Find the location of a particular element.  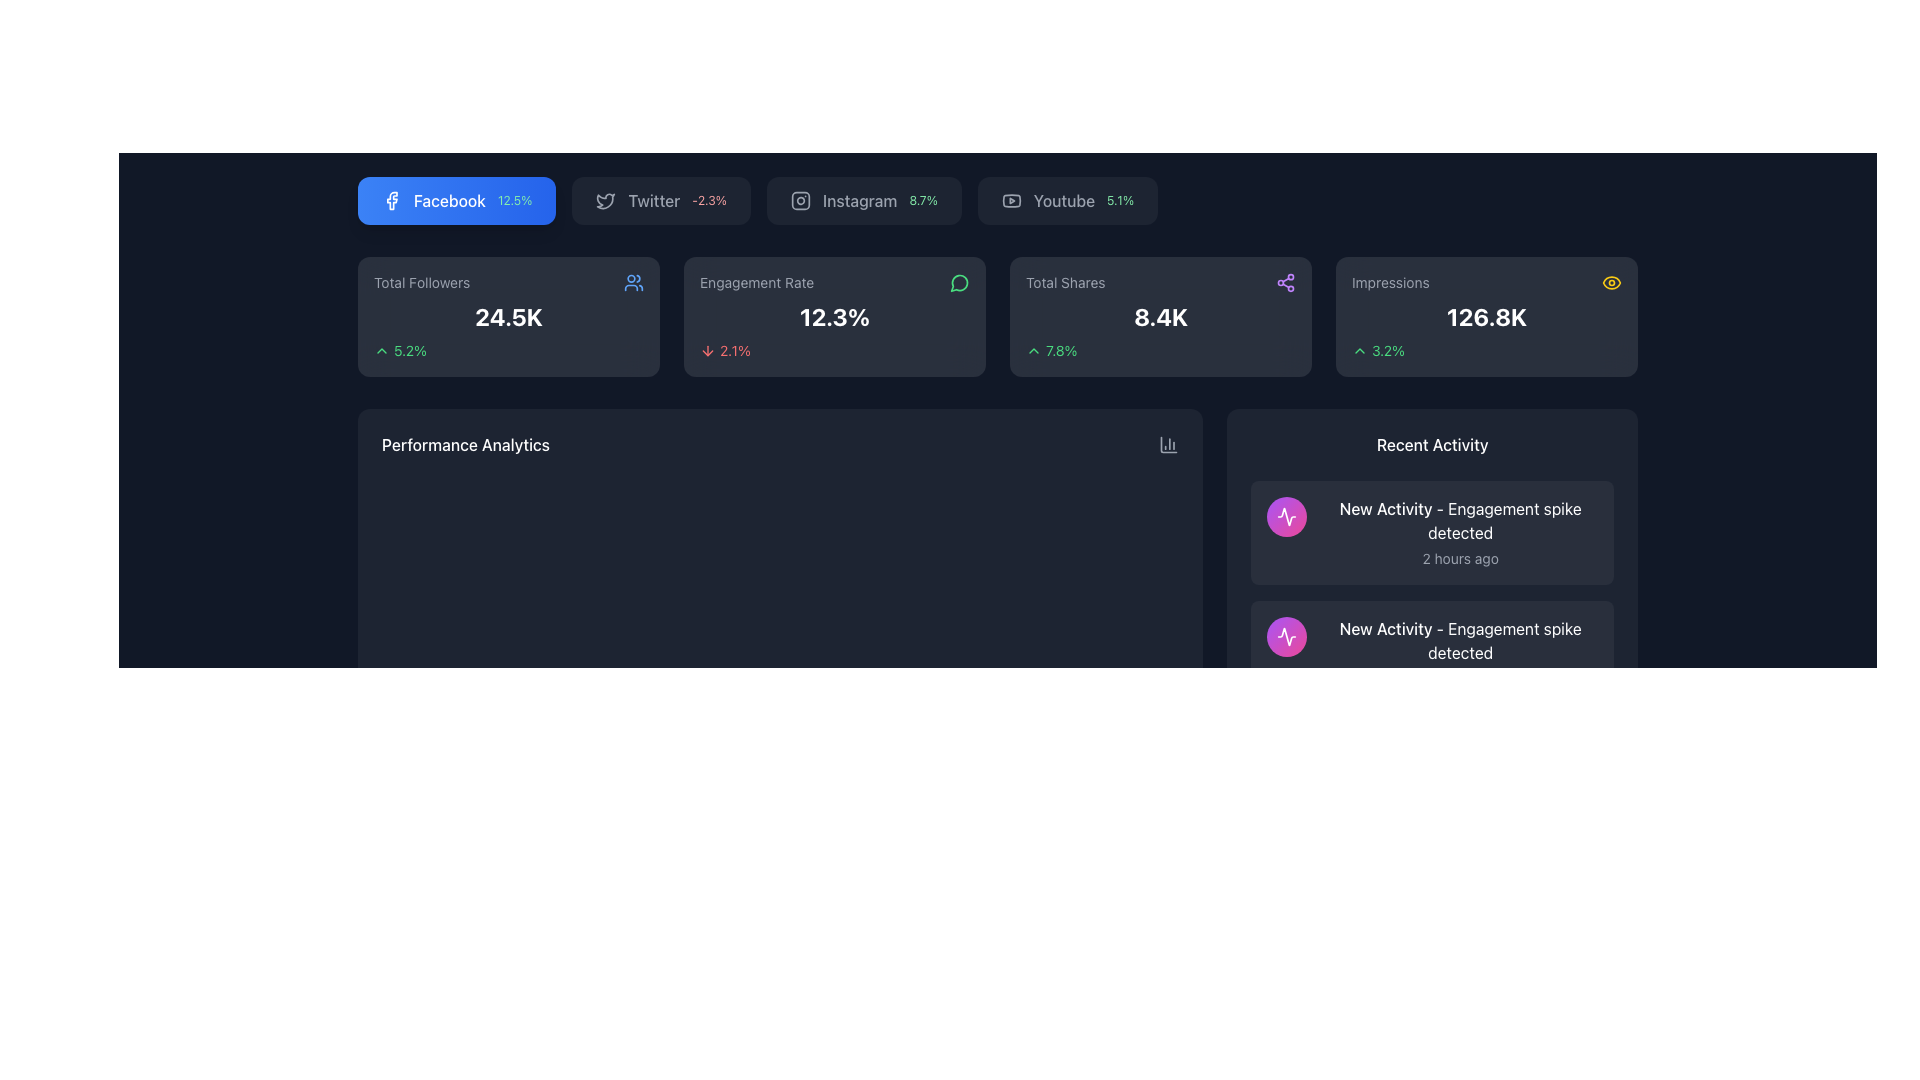

the SVG icon resembling the YouTube logo, which has a red play button and is located in the header section next is located at coordinates (1011, 200).